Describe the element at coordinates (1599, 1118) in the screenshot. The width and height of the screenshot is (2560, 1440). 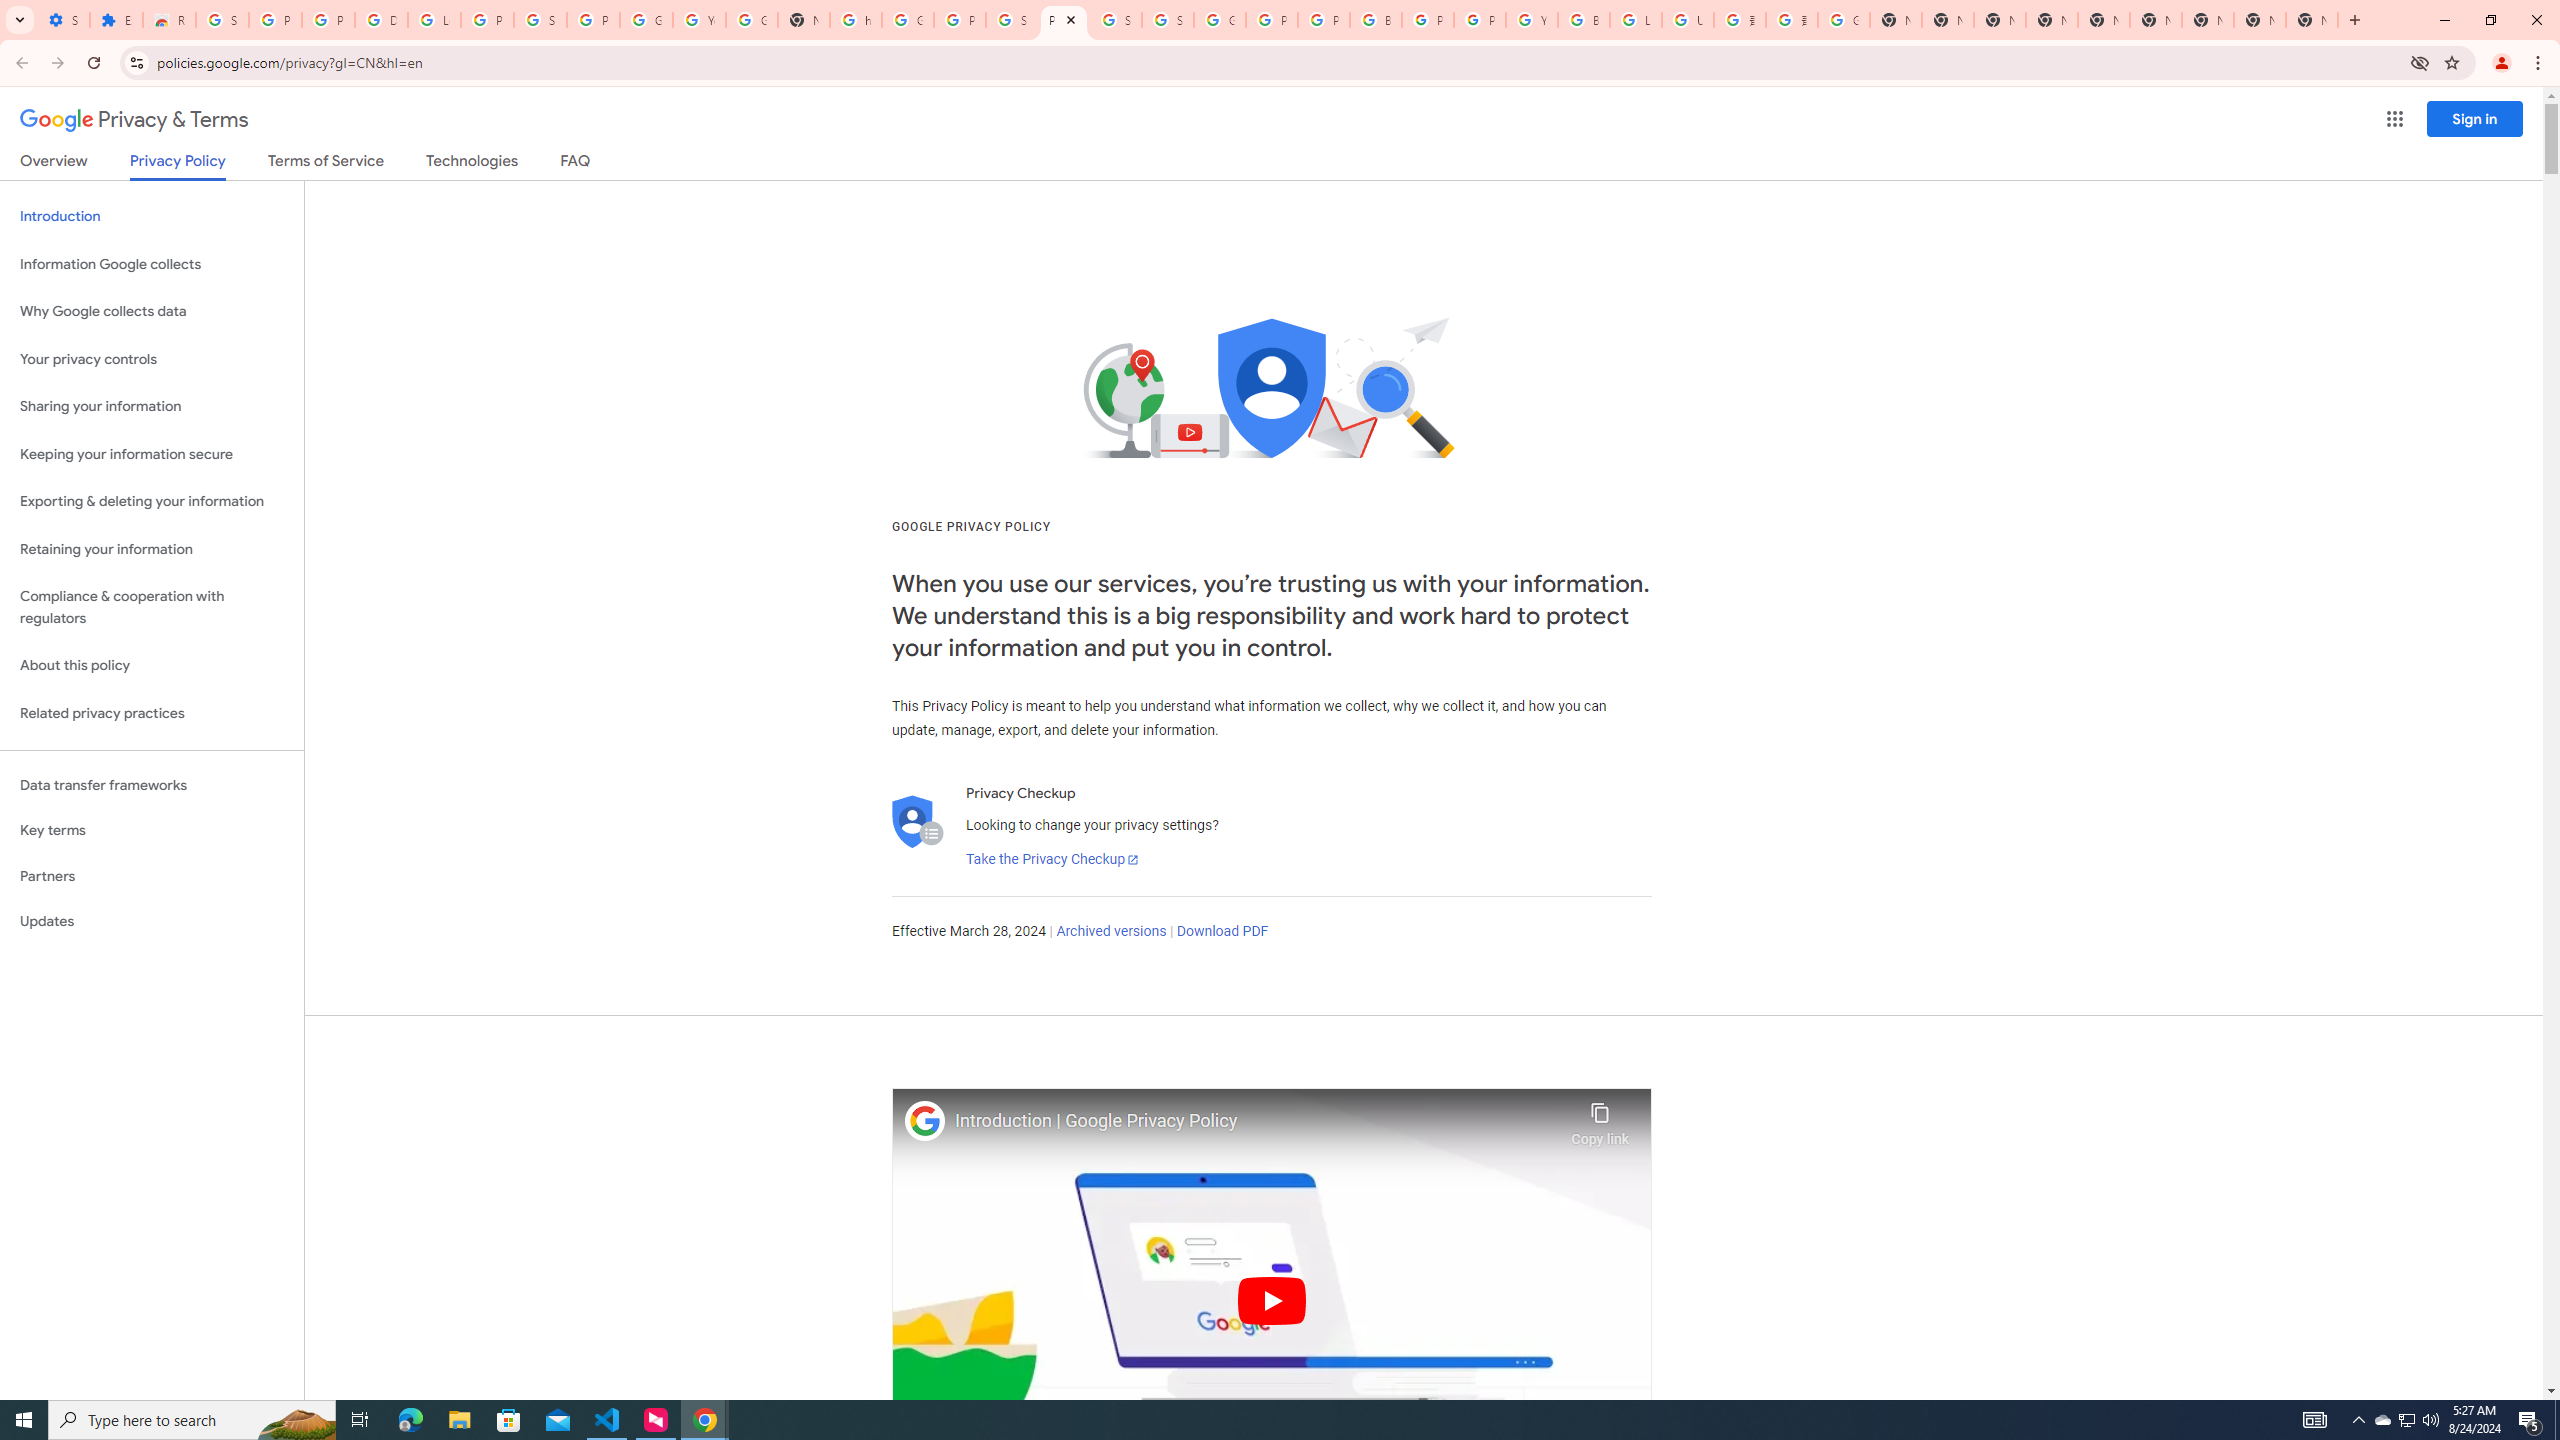
I see `'Copy link'` at that location.